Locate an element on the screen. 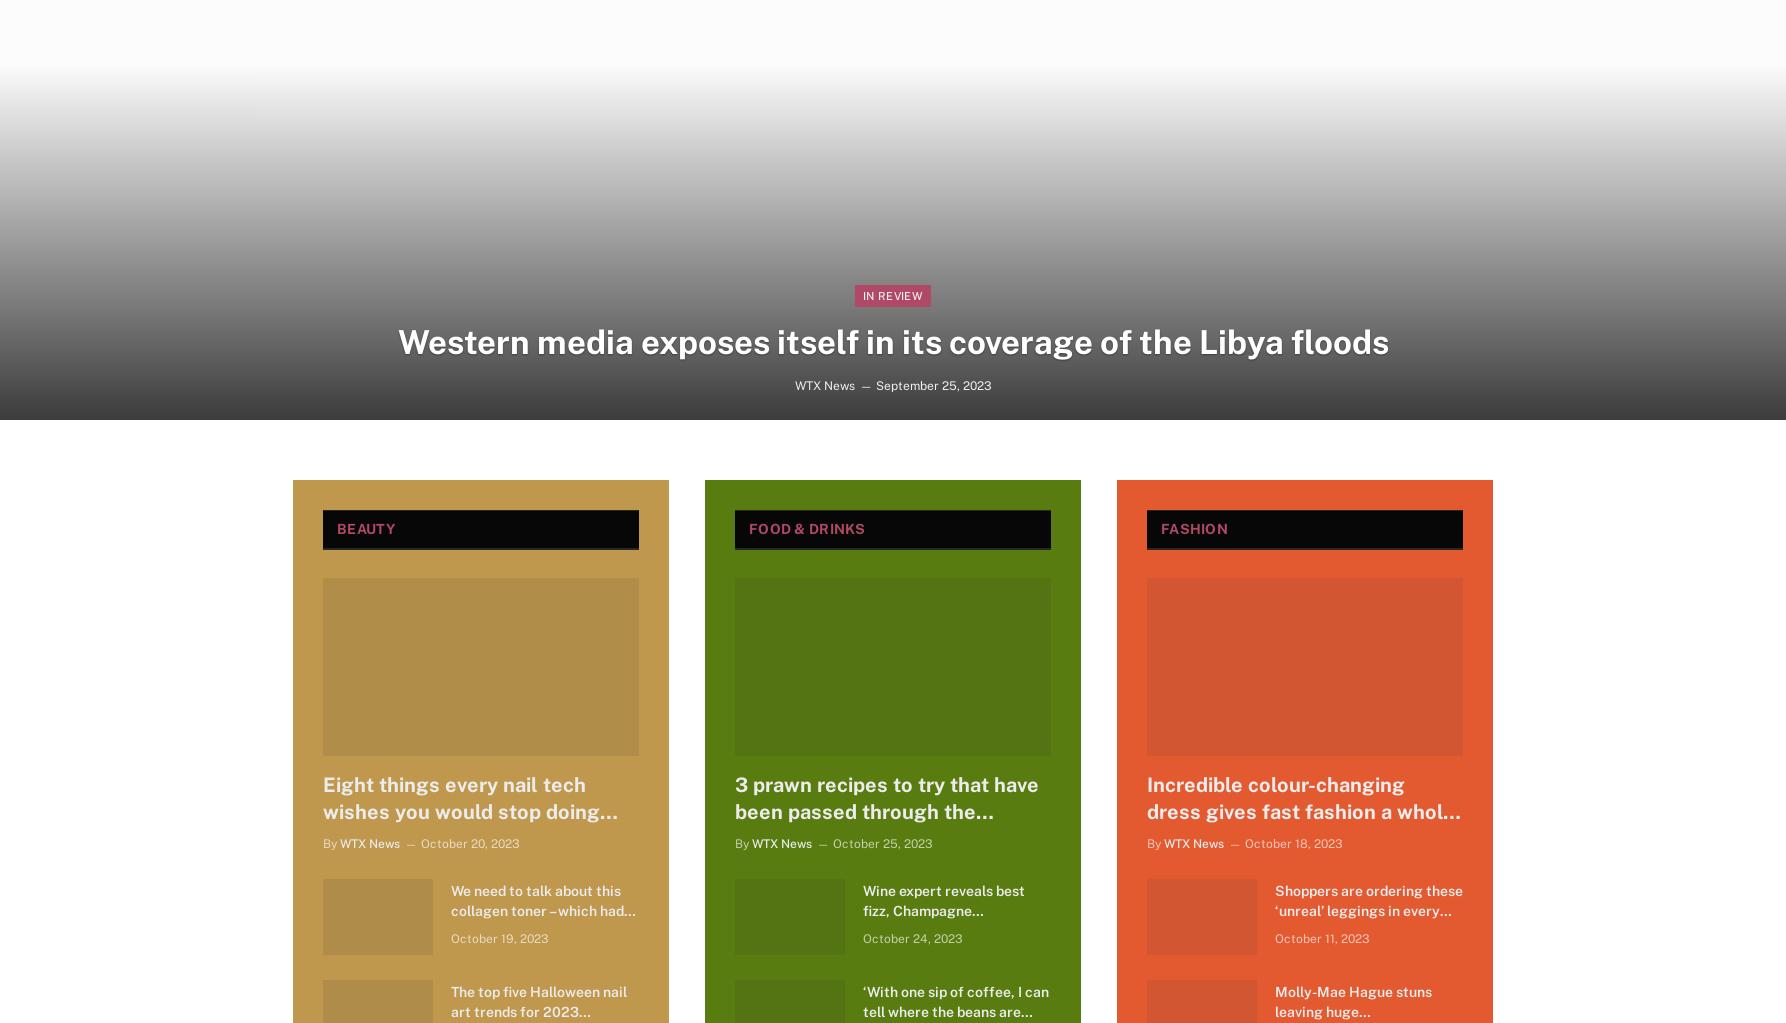  'Beauty' is located at coordinates (365, 527).